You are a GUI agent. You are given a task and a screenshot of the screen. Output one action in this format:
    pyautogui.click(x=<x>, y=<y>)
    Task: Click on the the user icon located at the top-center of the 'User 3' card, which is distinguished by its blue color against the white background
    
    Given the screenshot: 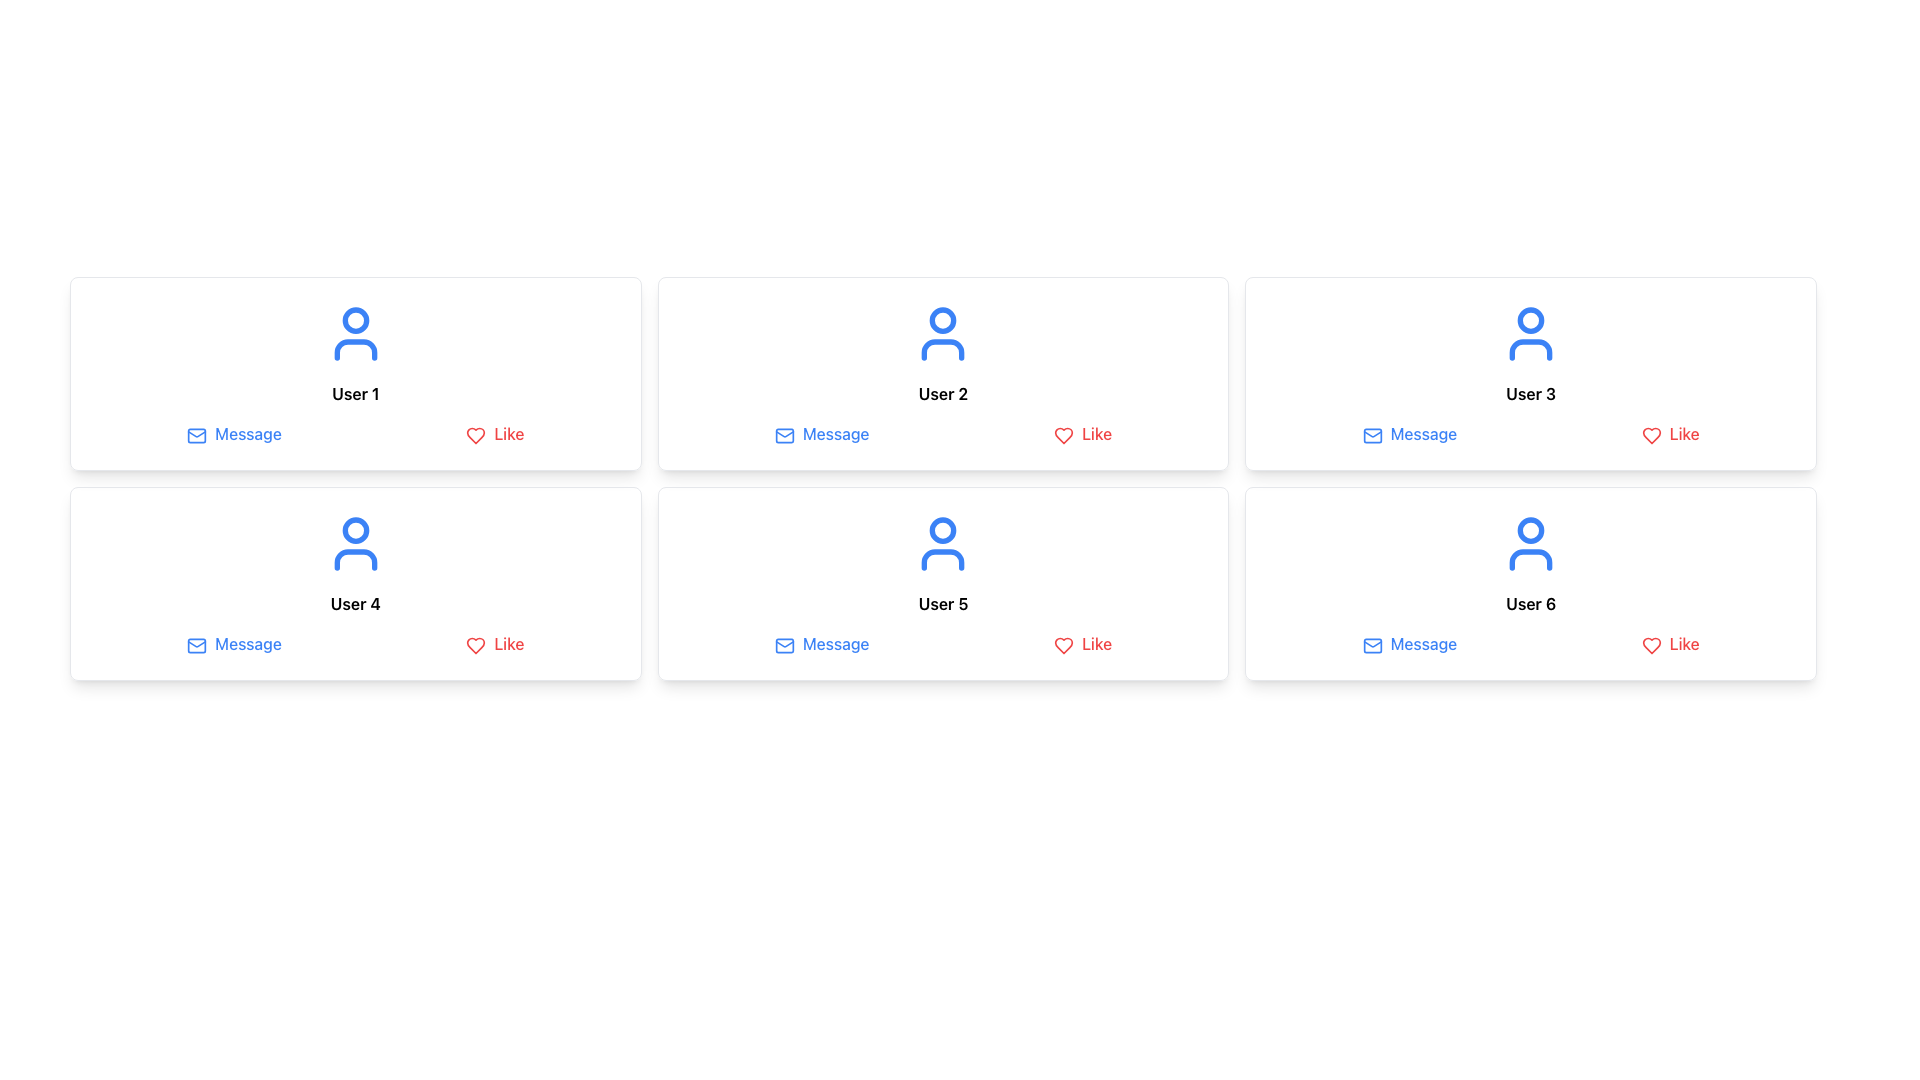 What is the action you would take?
    pyautogui.click(x=1530, y=333)
    